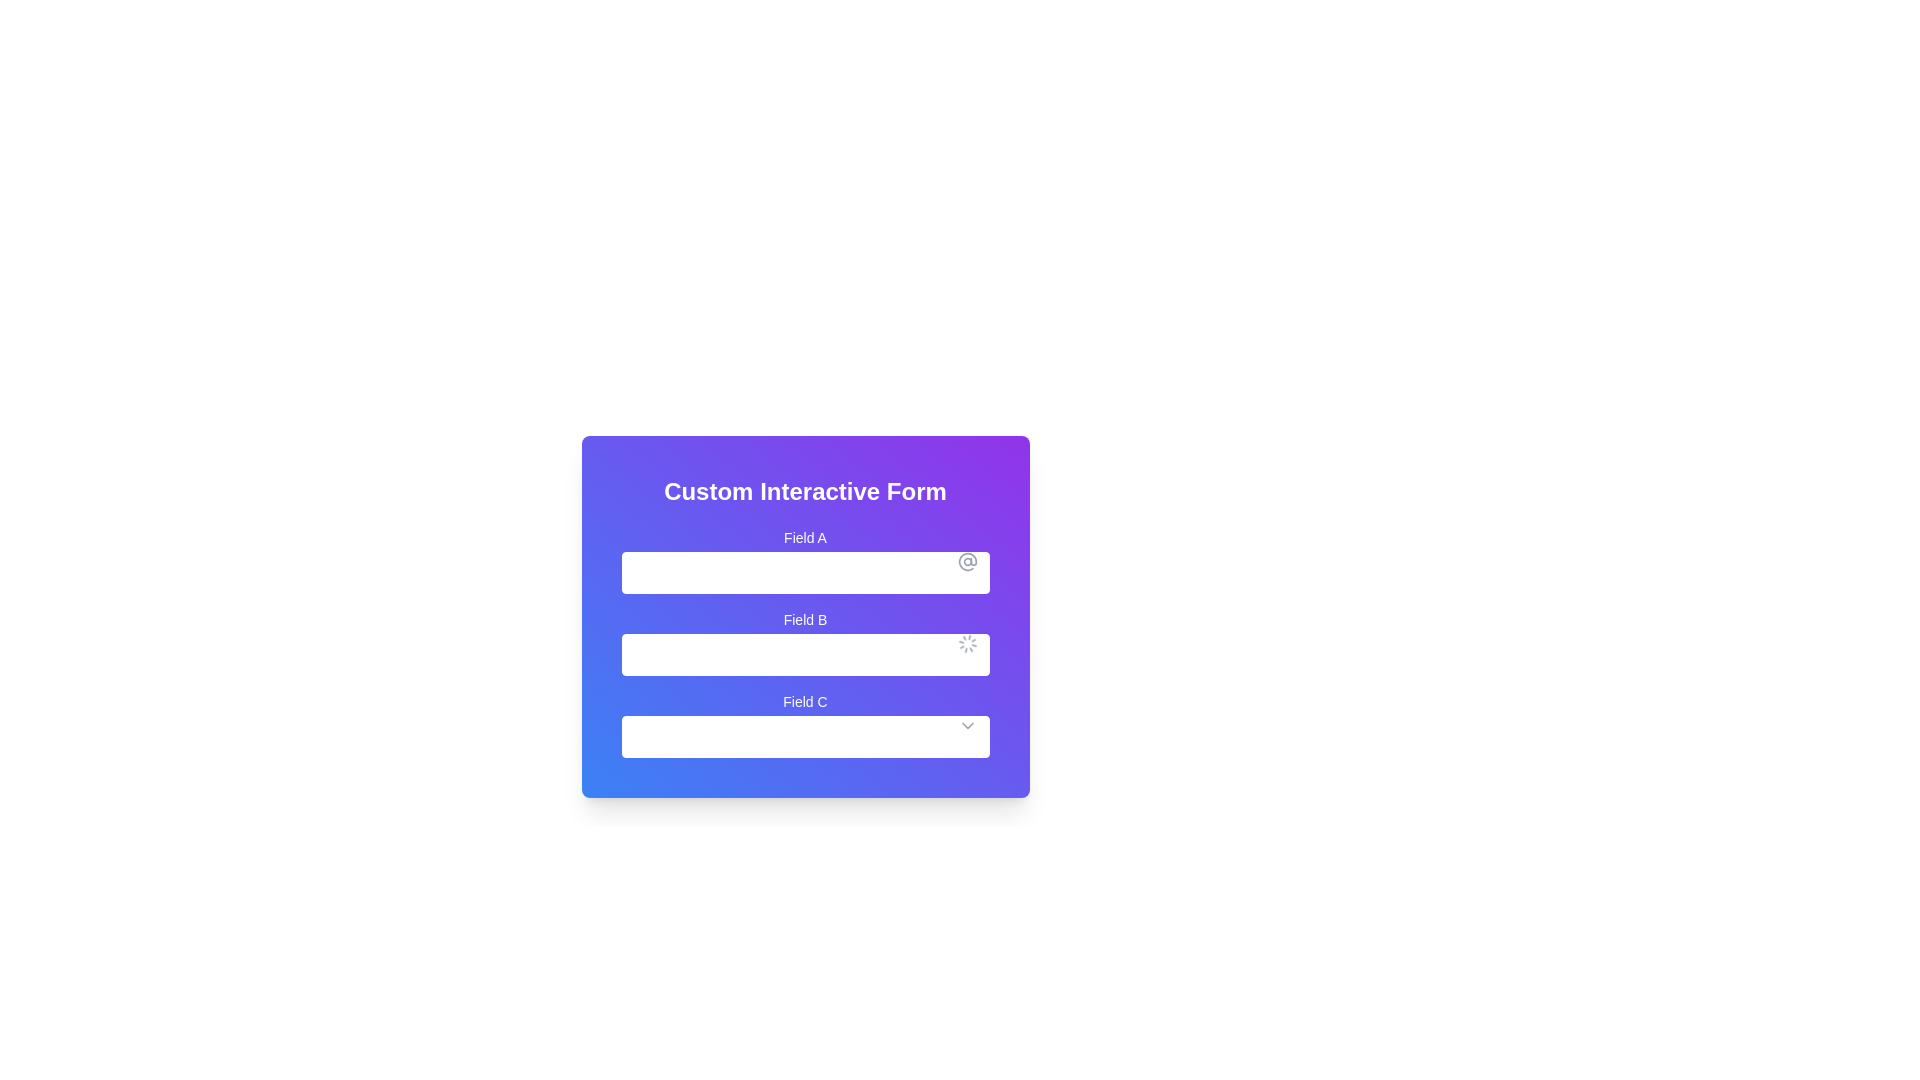 Image resolution: width=1920 pixels, height=1080 pixels. What do you see at coordinates (805, 655) in the screenshot?
I see `real-time updates in the text input field located below the label 'Field B', indicated by the spinner icon to the right of the input` at bounding box center [805, 655].